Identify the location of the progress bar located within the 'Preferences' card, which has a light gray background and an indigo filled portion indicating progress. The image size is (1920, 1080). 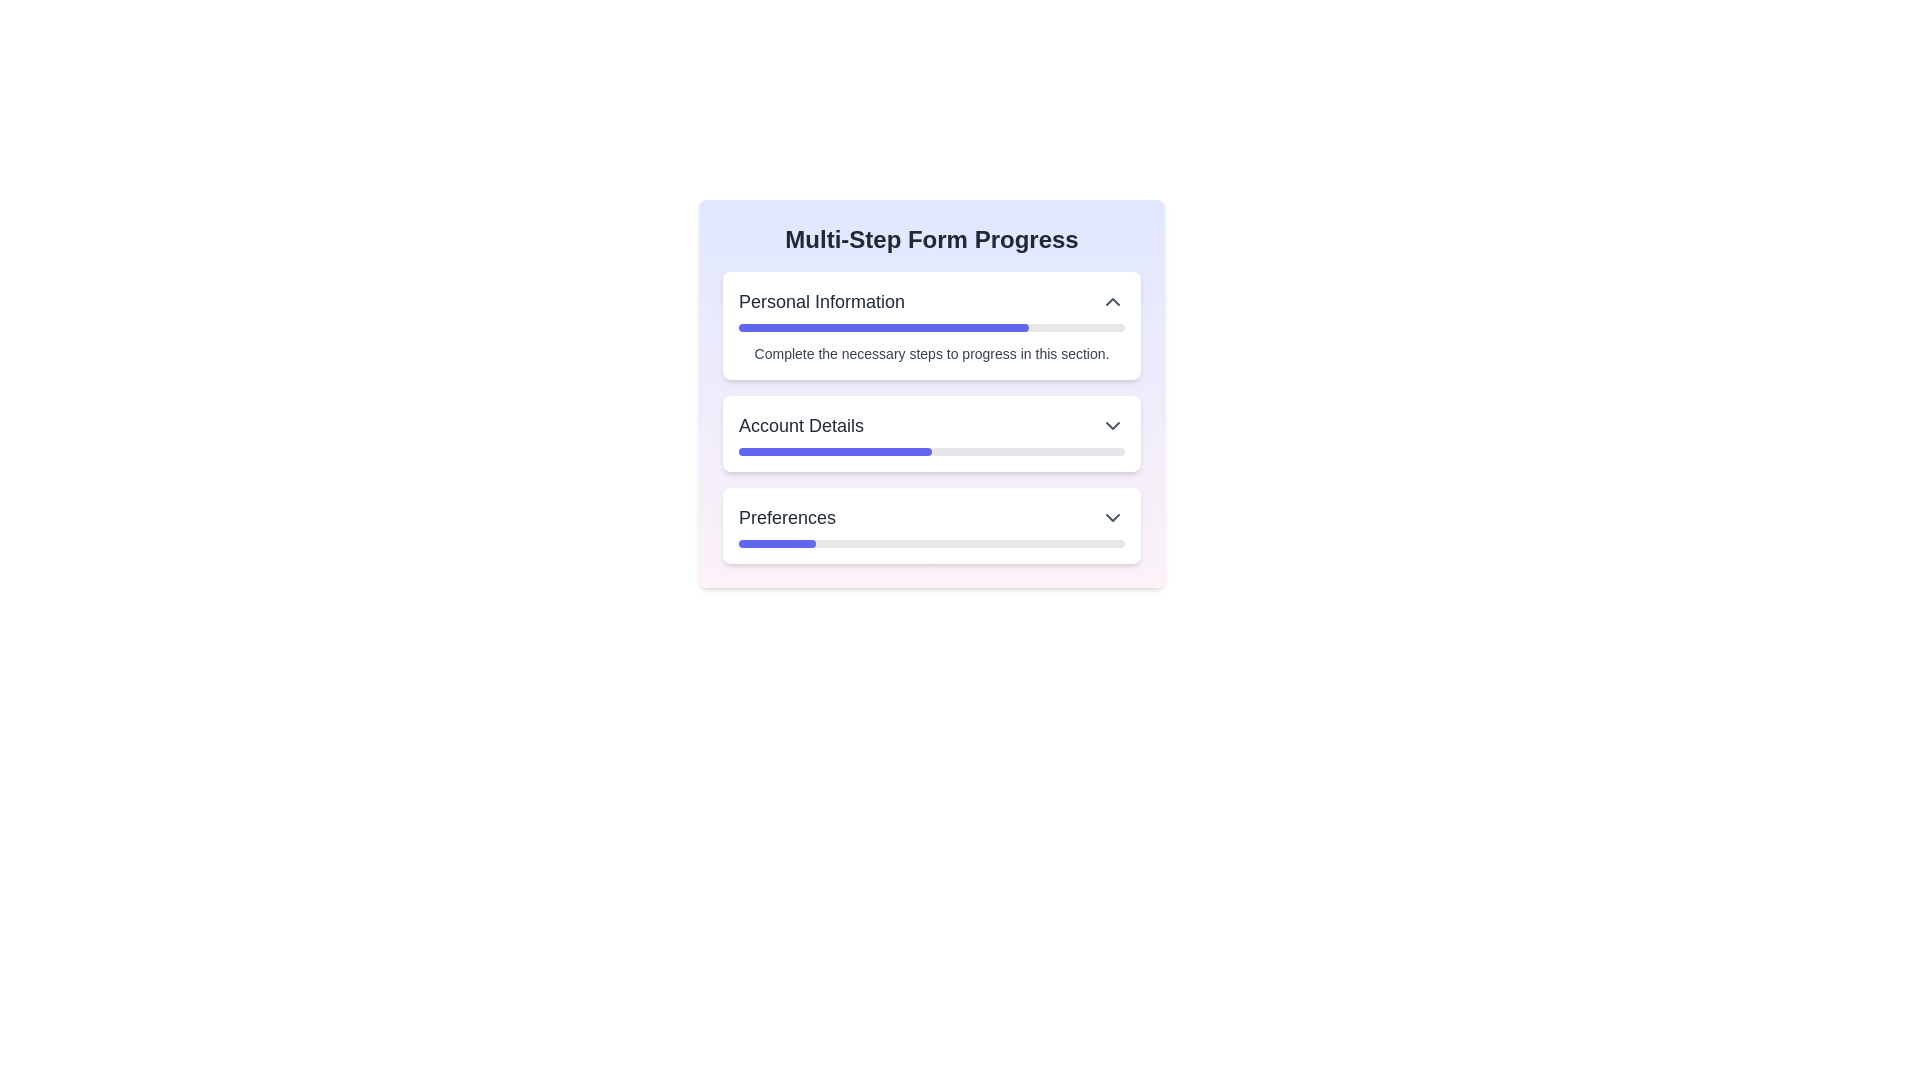
(930, 543).